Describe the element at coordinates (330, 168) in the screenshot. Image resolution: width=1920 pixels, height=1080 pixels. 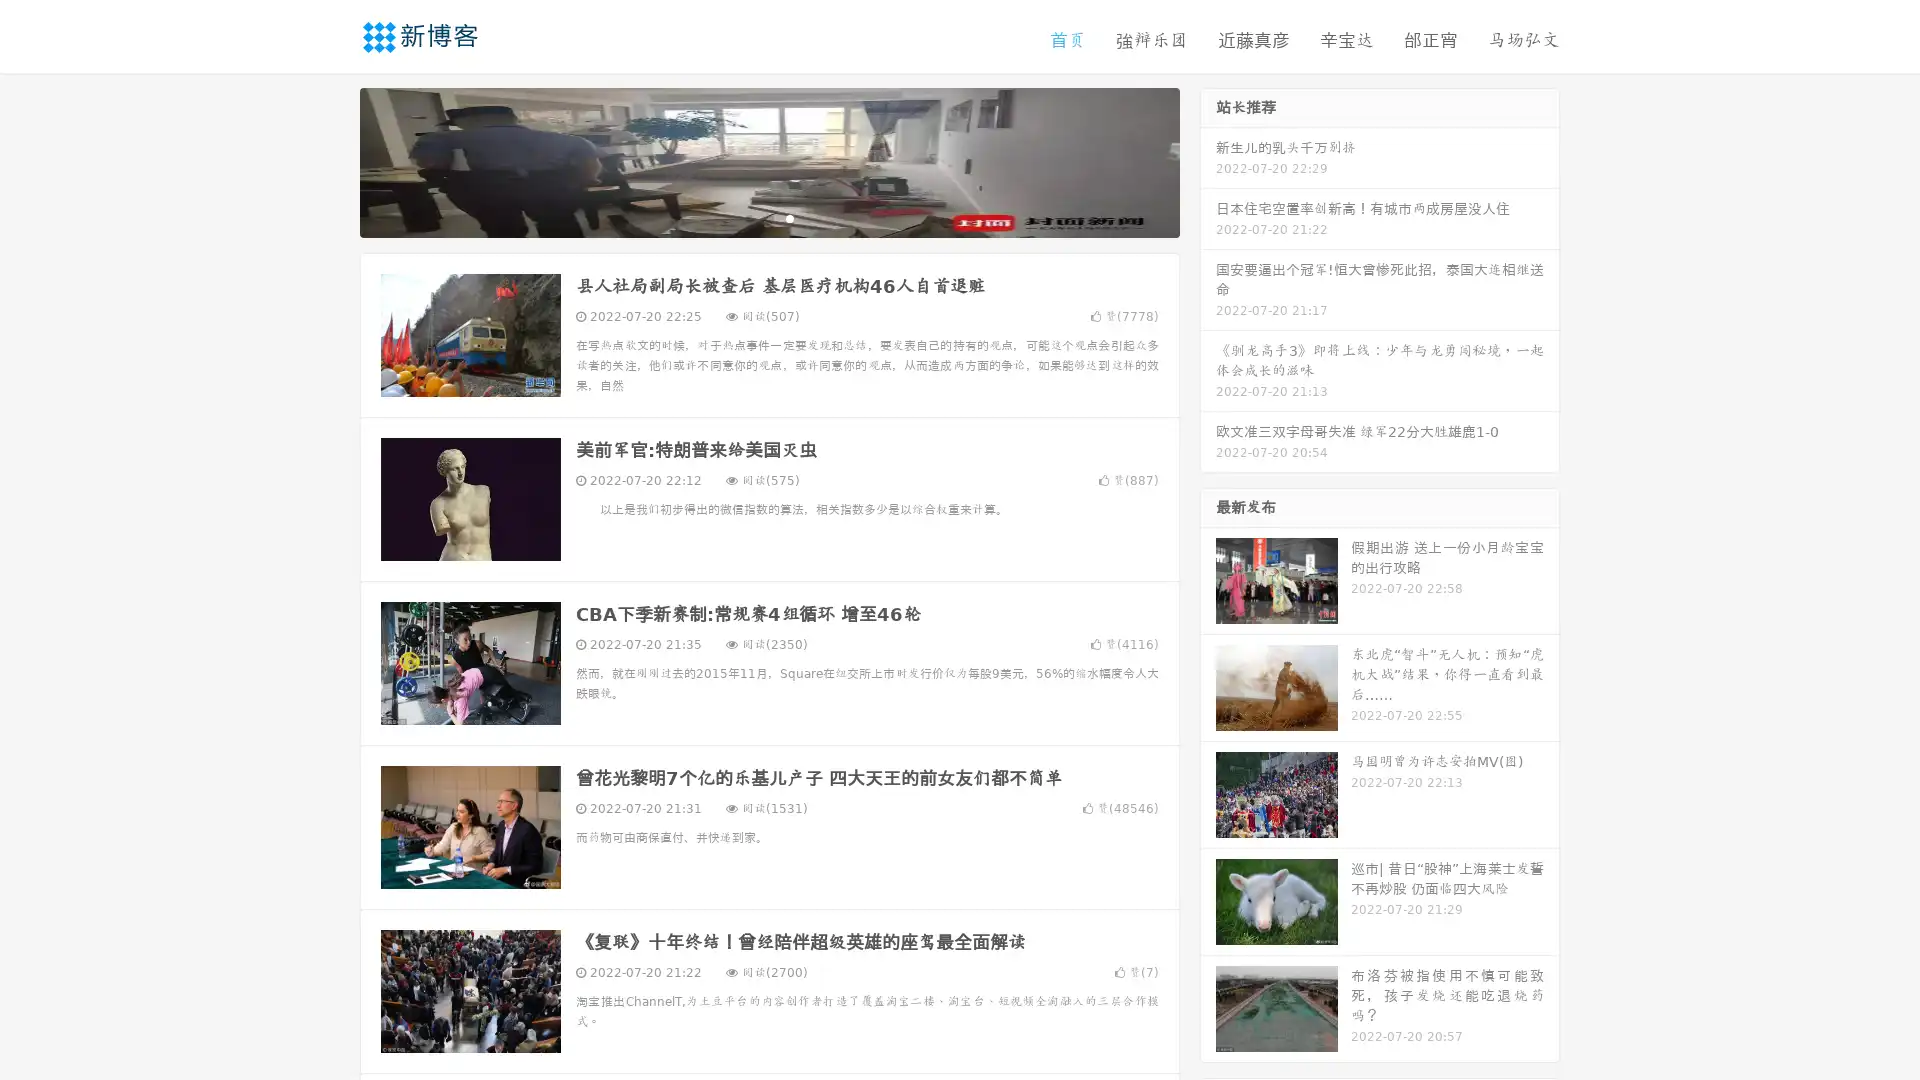
I see `Previous slide` at that location.